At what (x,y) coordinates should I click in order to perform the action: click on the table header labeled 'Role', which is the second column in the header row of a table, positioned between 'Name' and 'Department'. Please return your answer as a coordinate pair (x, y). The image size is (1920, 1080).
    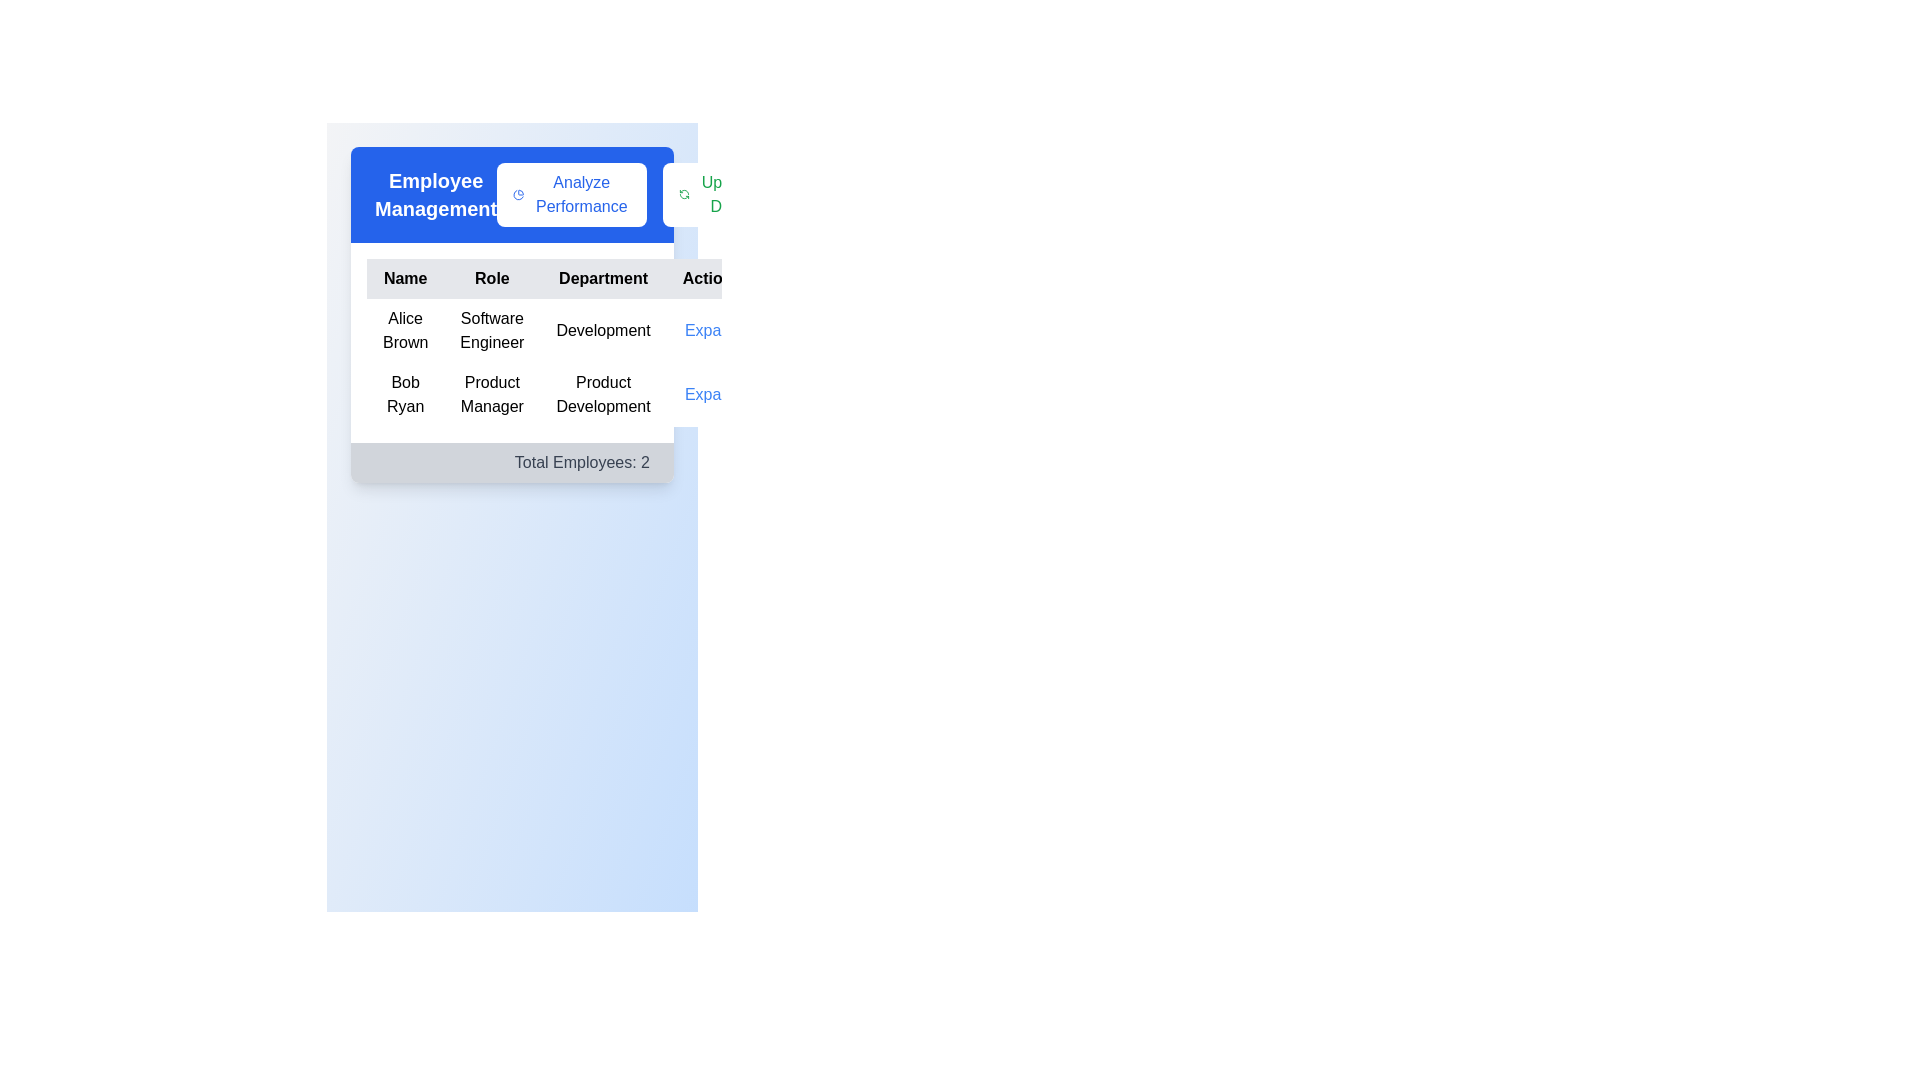
    Looking at the image, I should click on (492, 278).